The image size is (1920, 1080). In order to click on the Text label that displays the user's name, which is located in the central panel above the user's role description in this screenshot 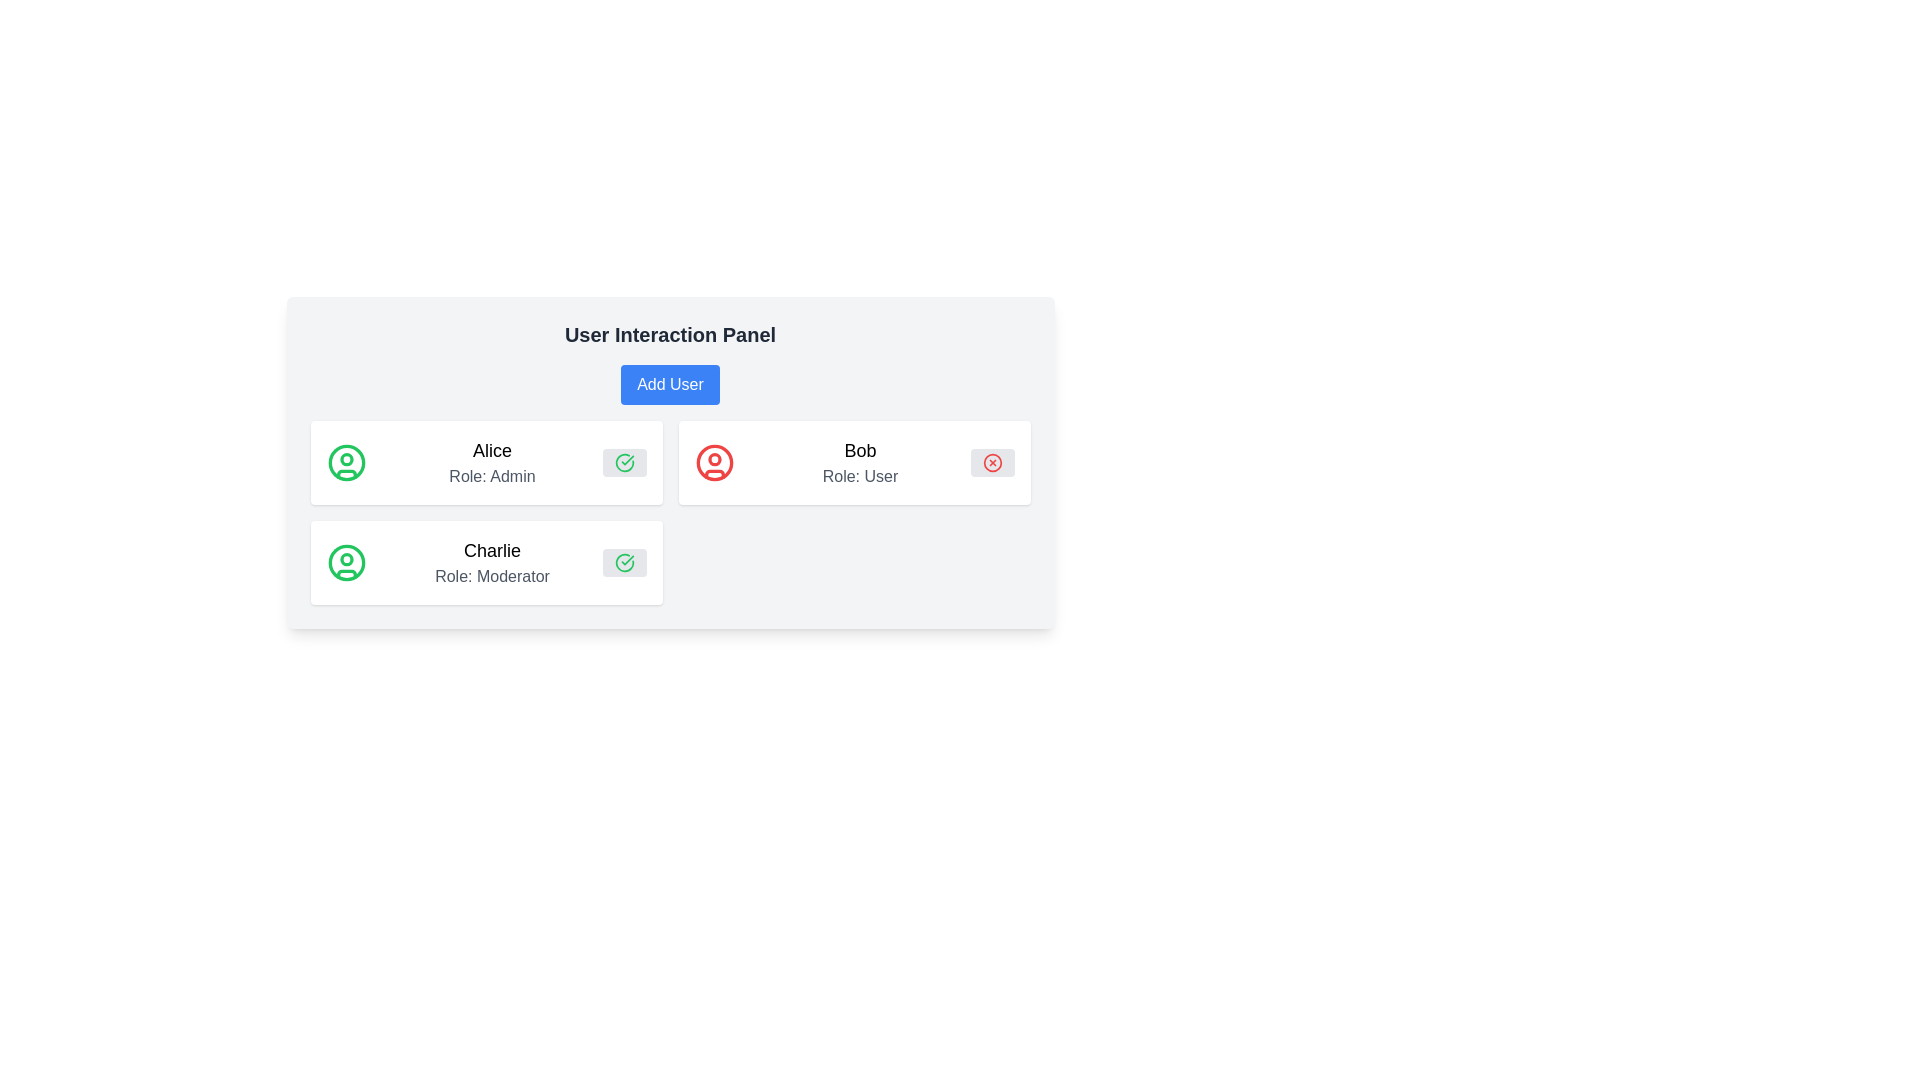, I will do `click(860, 451)`.